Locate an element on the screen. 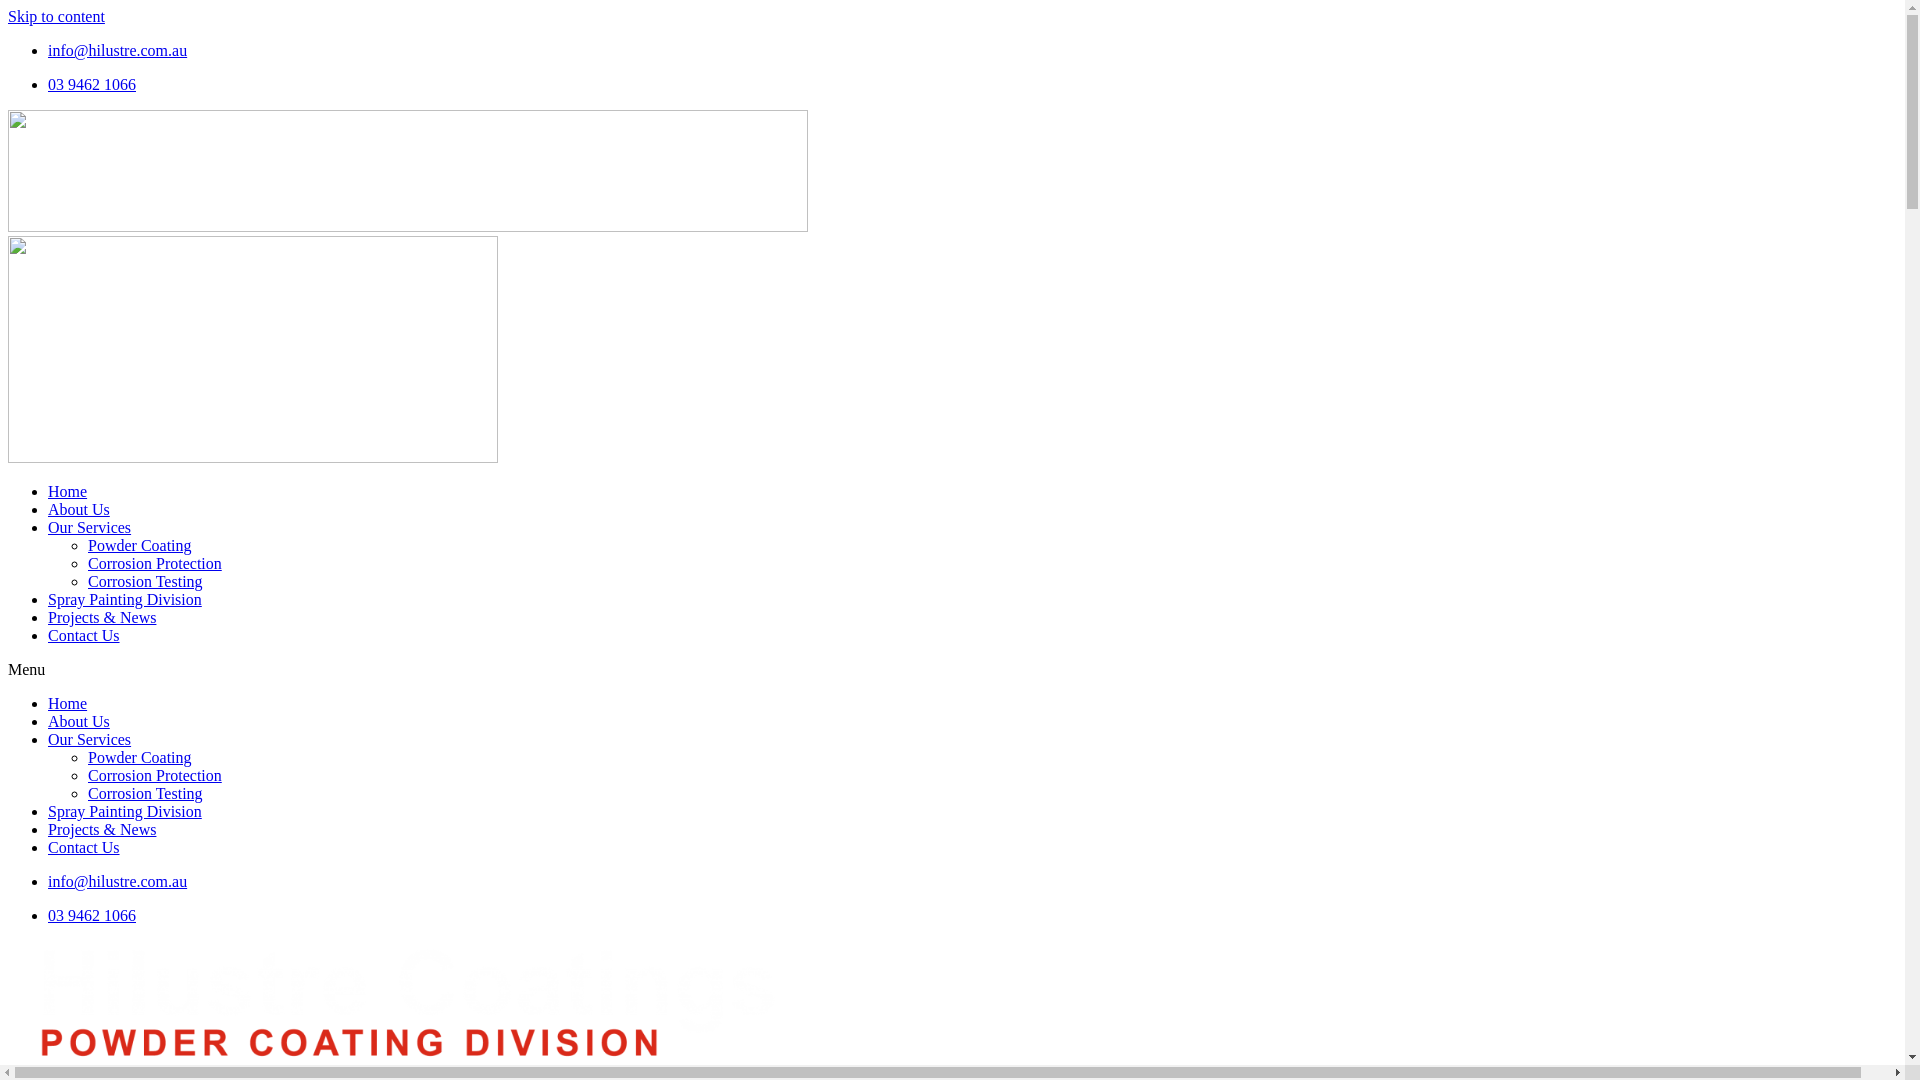  'Our Services' is located at coordinates (88, 739).